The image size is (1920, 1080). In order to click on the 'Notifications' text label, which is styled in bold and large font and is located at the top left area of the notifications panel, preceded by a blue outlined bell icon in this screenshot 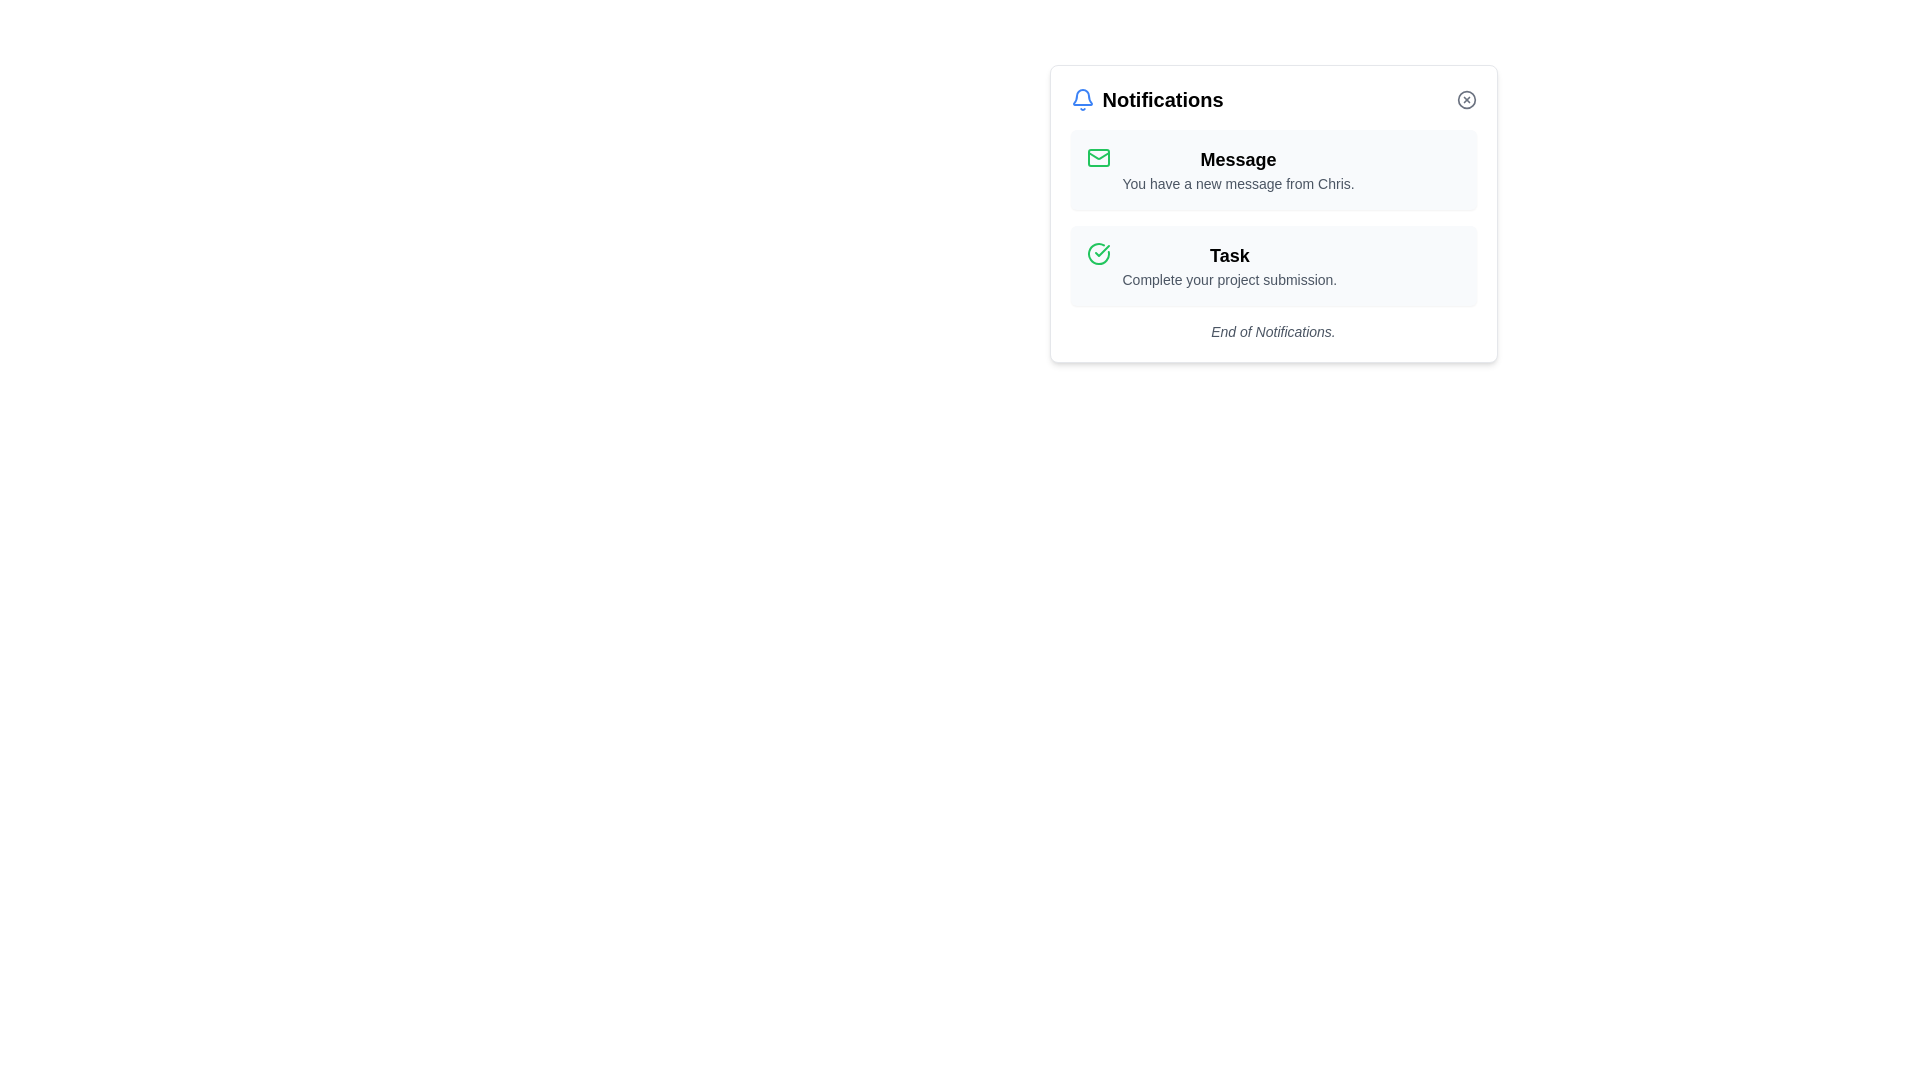, I will do `click(1147, 100)`.